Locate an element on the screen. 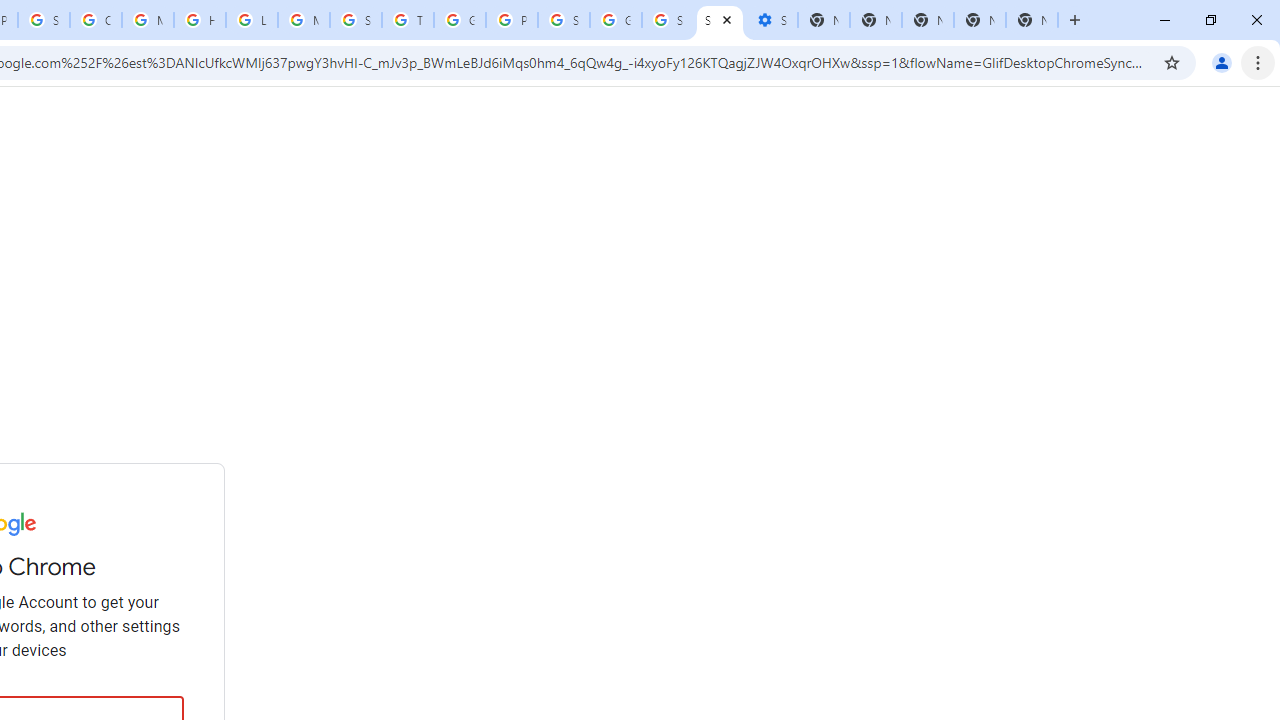 This screenshot has height=720, width=1280. 'Settings - Performance' is located at coordinates (770, 20).